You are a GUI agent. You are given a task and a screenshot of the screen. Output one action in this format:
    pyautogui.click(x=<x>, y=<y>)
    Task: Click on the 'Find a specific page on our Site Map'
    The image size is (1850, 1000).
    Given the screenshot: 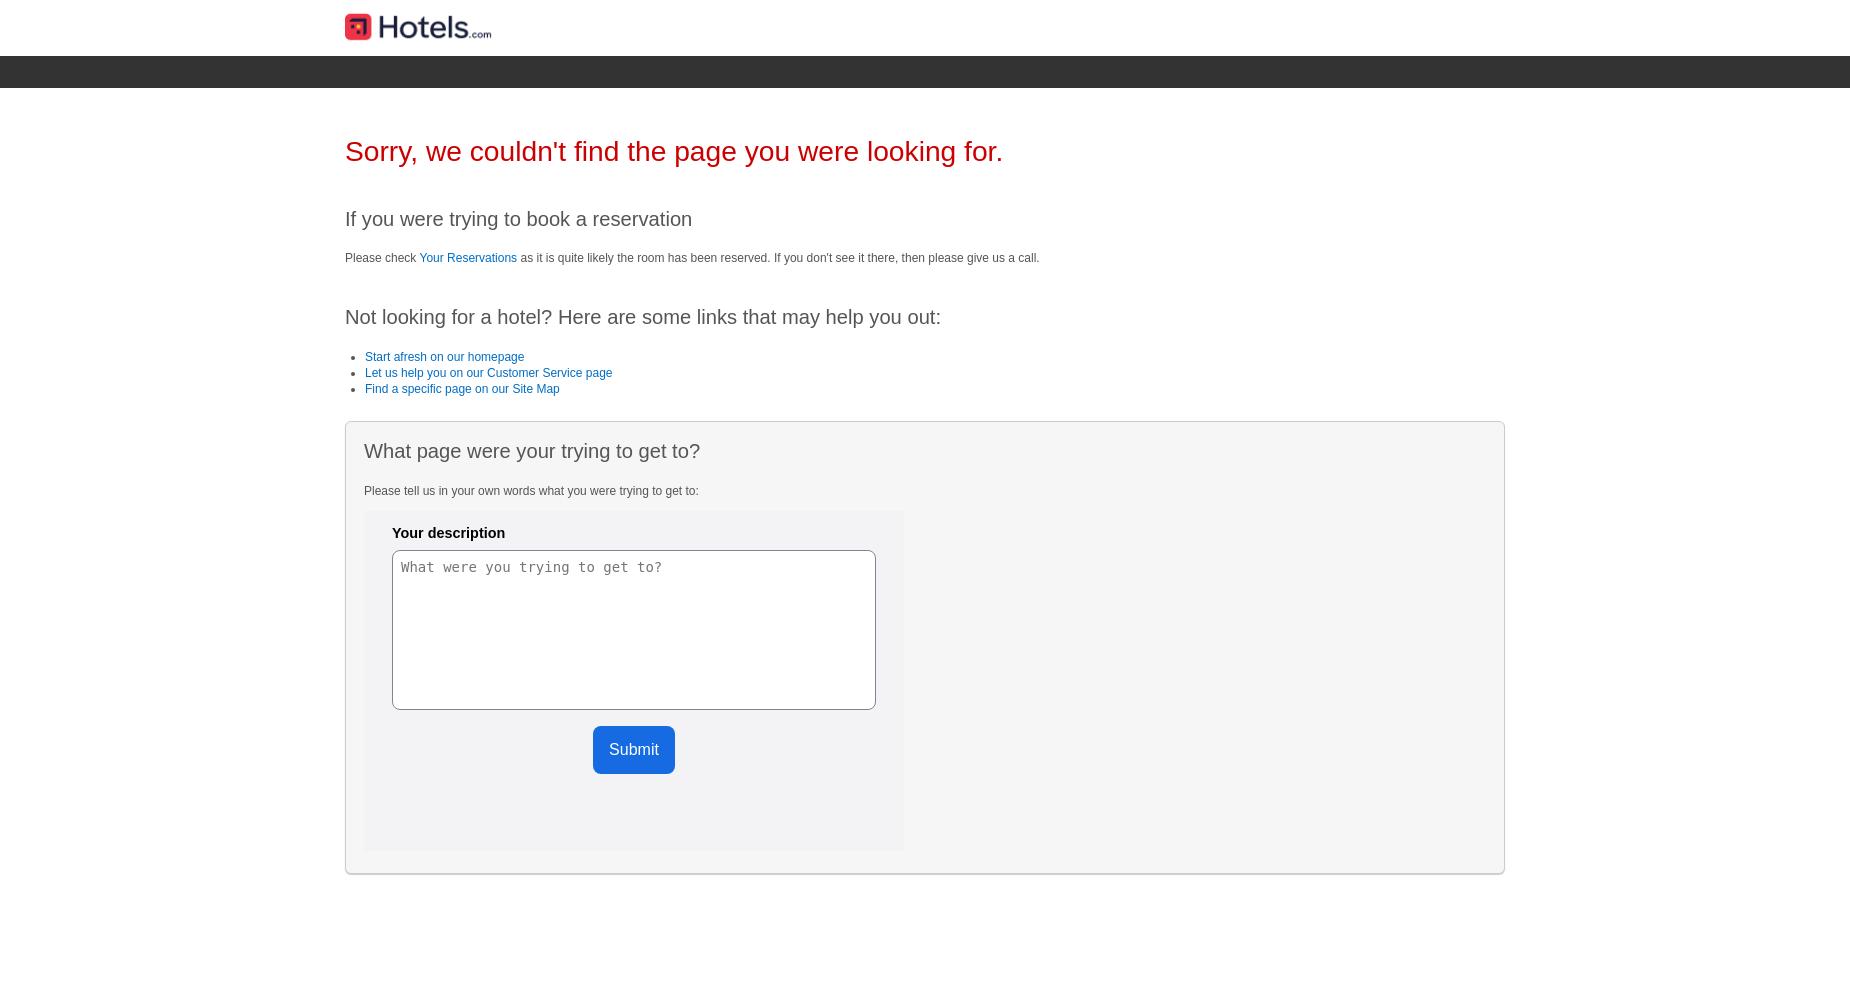 What is the action you would take?
    pyautogui.click(x=460, y=389)
    